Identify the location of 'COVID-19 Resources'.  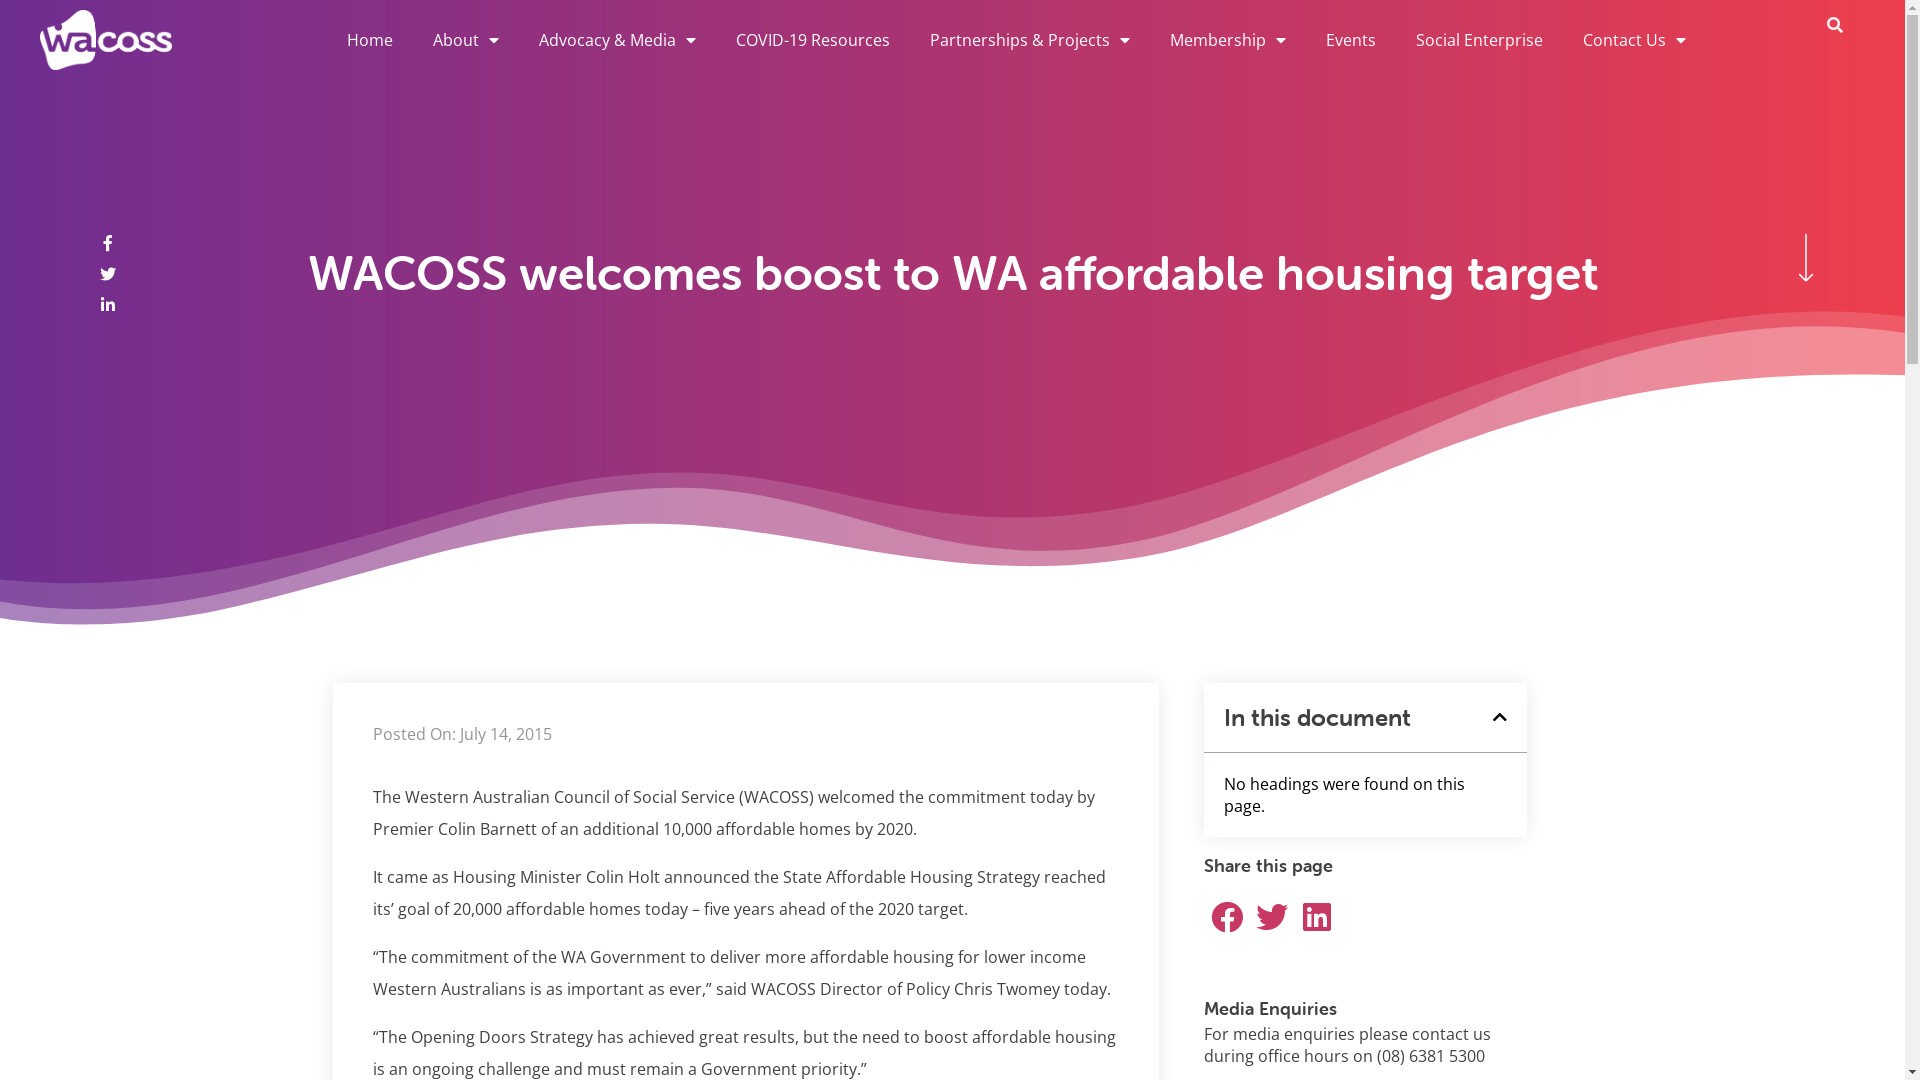
(812, 40).